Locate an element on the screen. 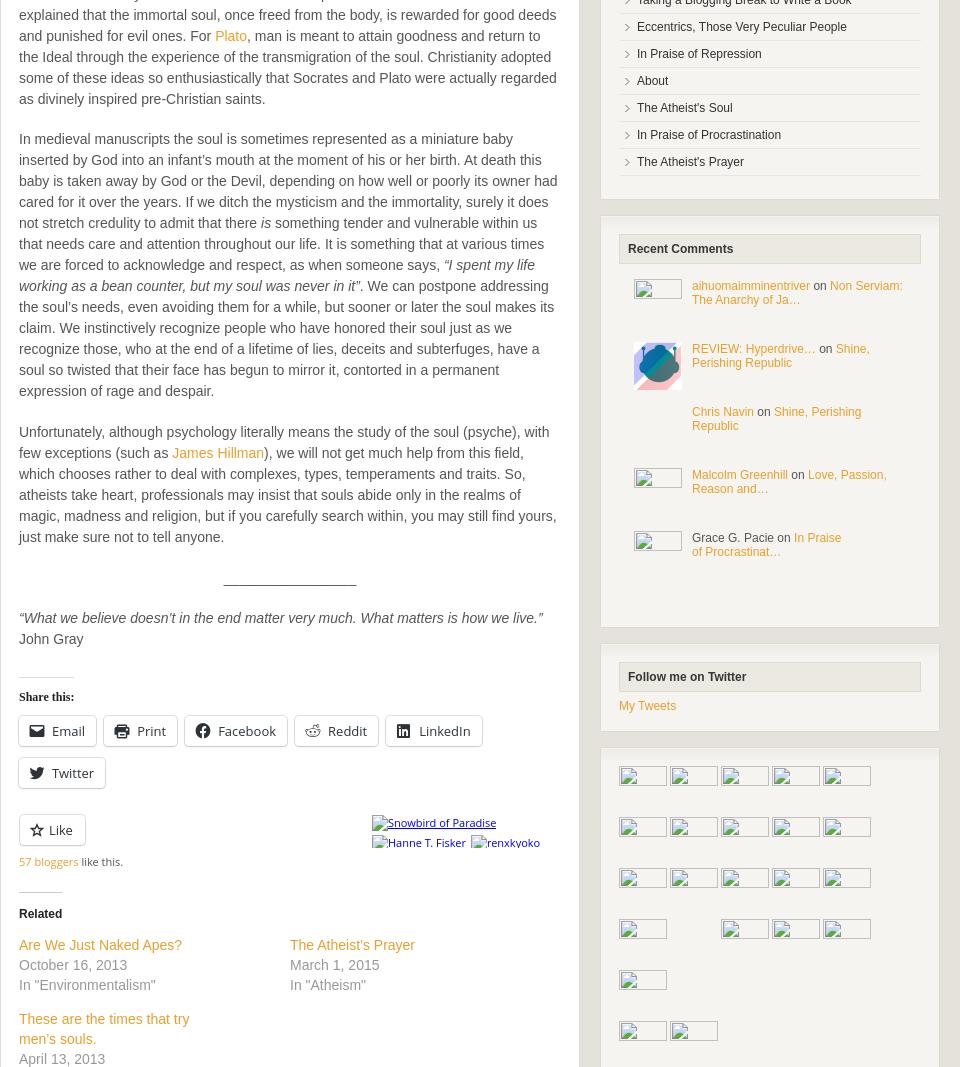  'Malcolm Greenhill' is located at coordinates (738, 474).